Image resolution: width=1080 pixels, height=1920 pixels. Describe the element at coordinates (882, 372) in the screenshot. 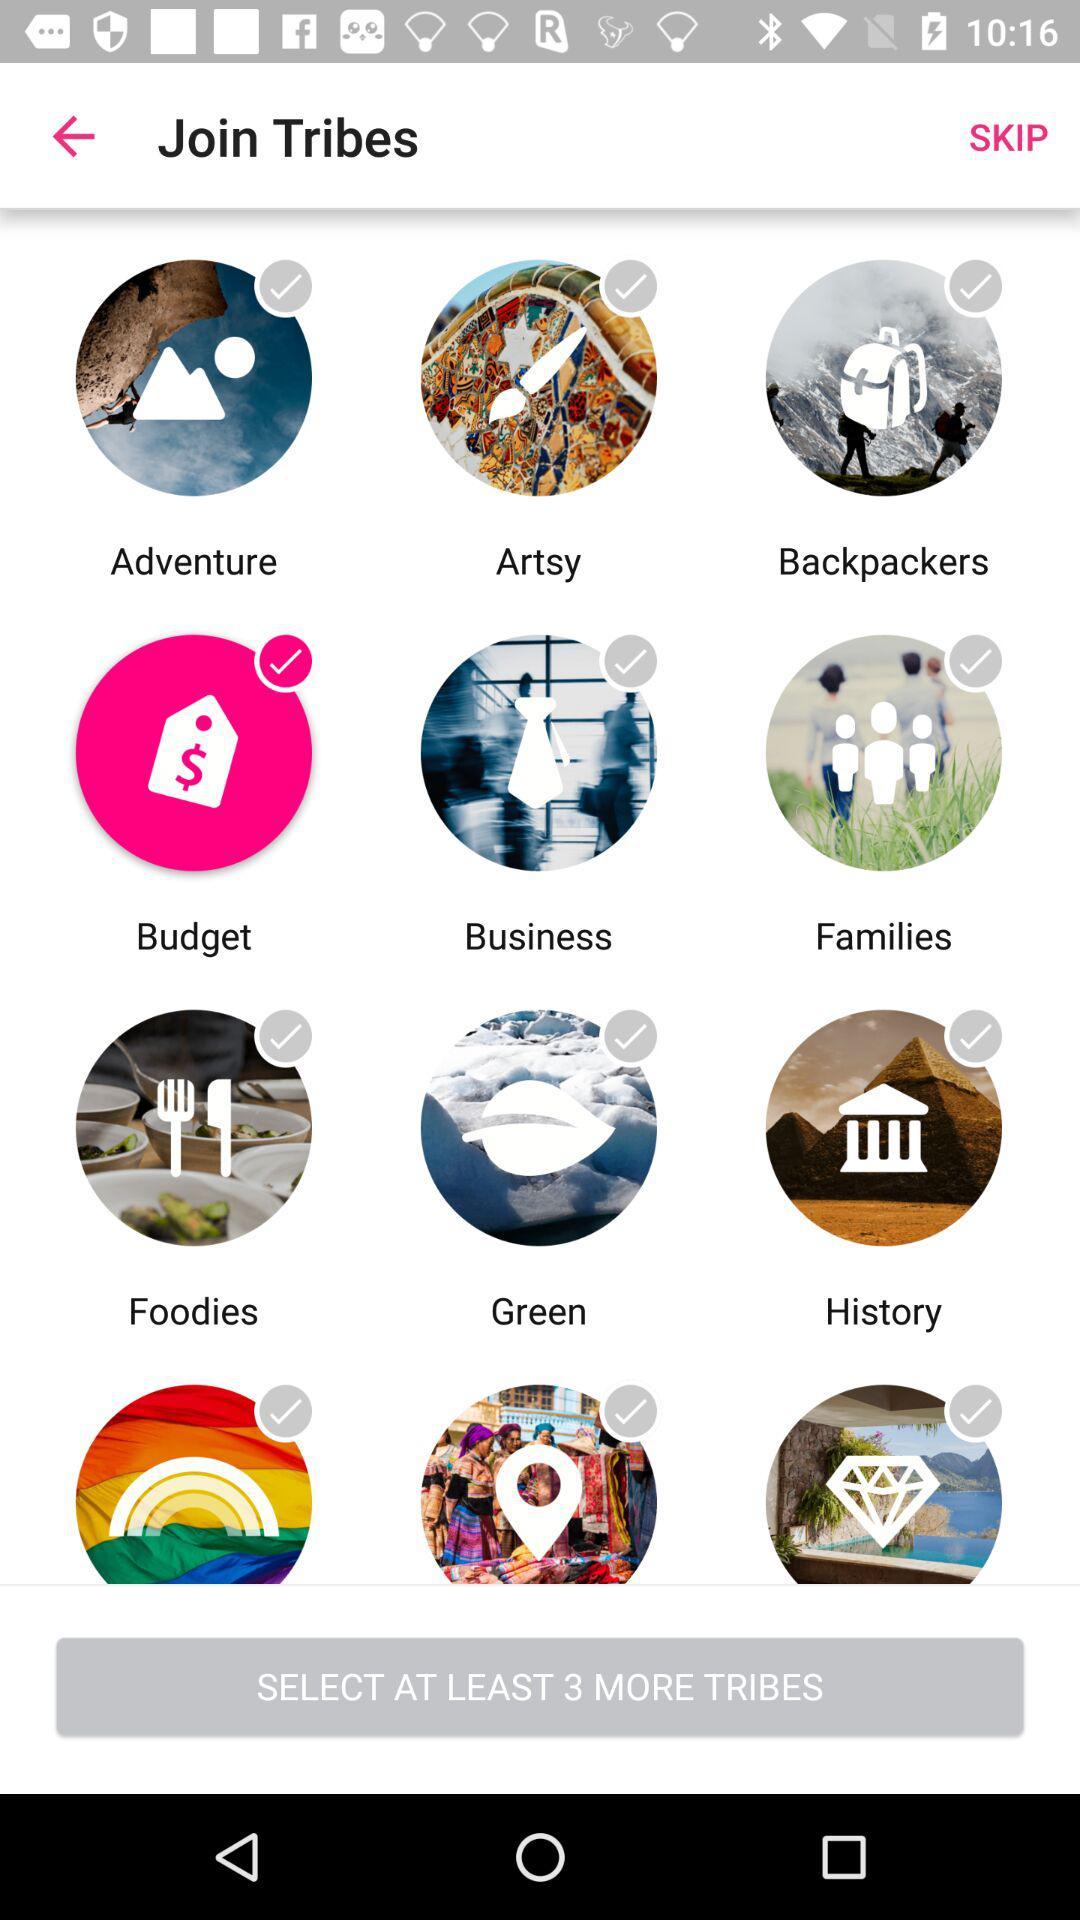

I see `backpackers select option` at that location.